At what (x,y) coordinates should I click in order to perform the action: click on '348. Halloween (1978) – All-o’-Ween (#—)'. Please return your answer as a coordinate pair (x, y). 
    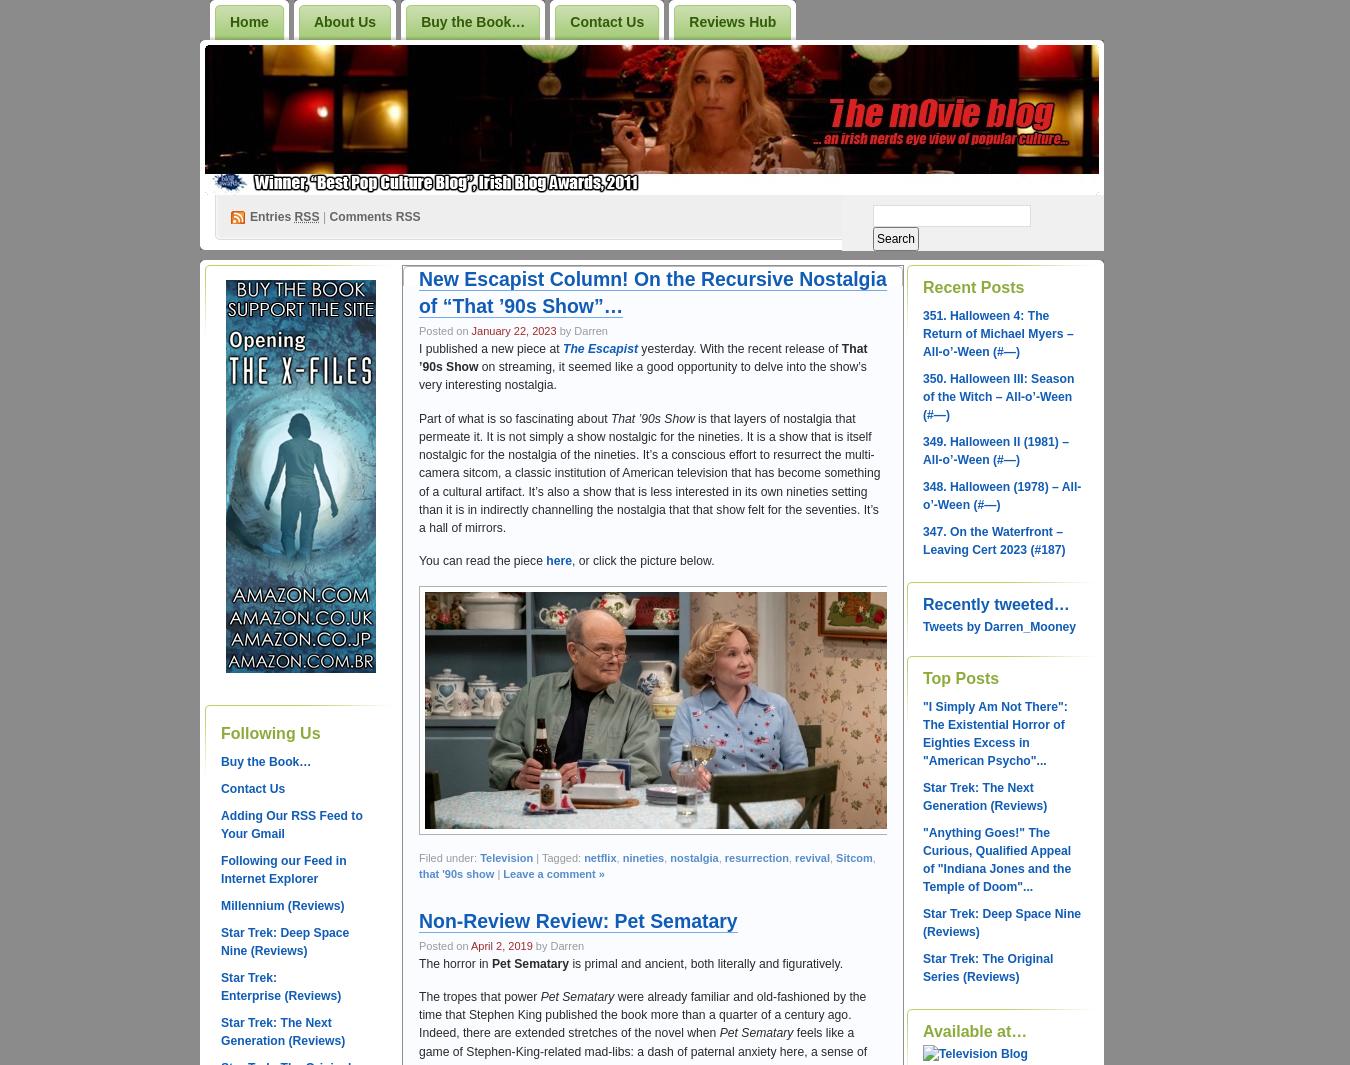
    Looking at the image, I should click on (1000, 494).